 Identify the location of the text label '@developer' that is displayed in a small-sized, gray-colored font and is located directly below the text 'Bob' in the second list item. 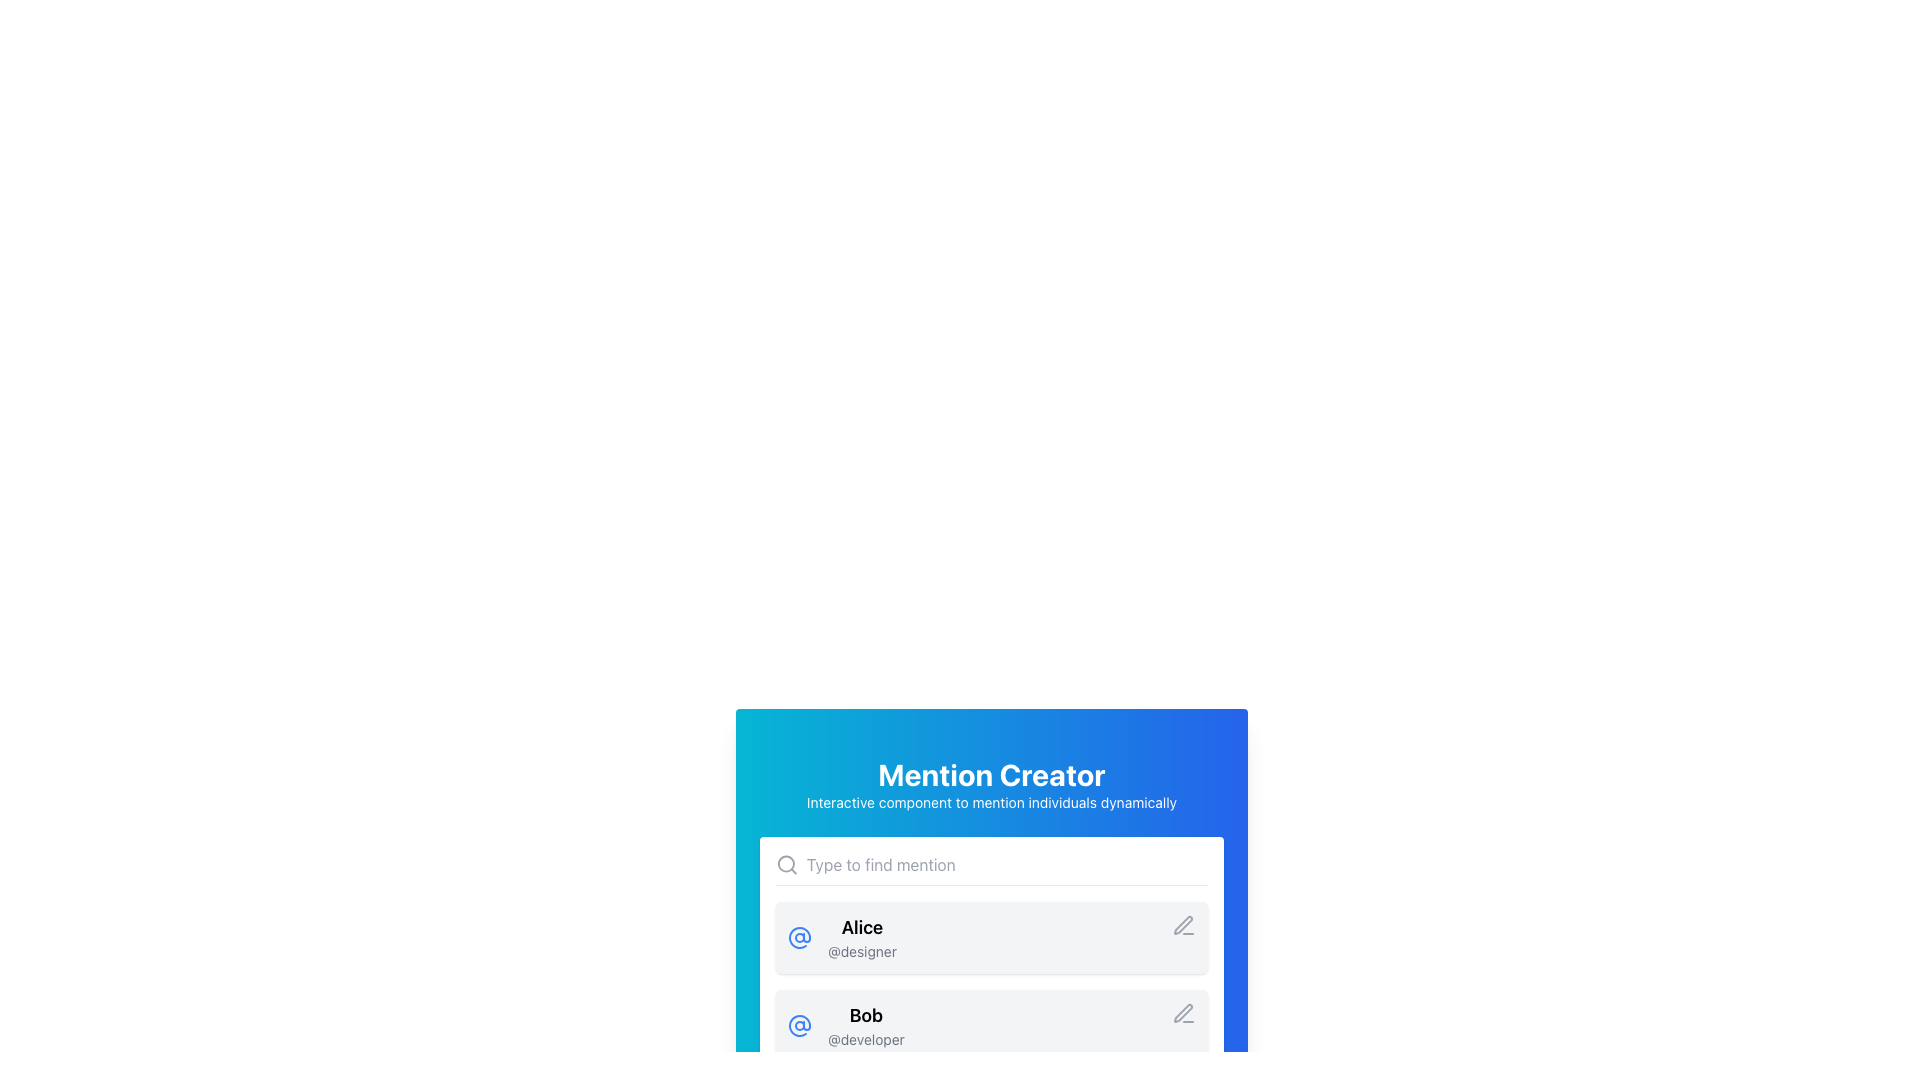
(866, 1039).